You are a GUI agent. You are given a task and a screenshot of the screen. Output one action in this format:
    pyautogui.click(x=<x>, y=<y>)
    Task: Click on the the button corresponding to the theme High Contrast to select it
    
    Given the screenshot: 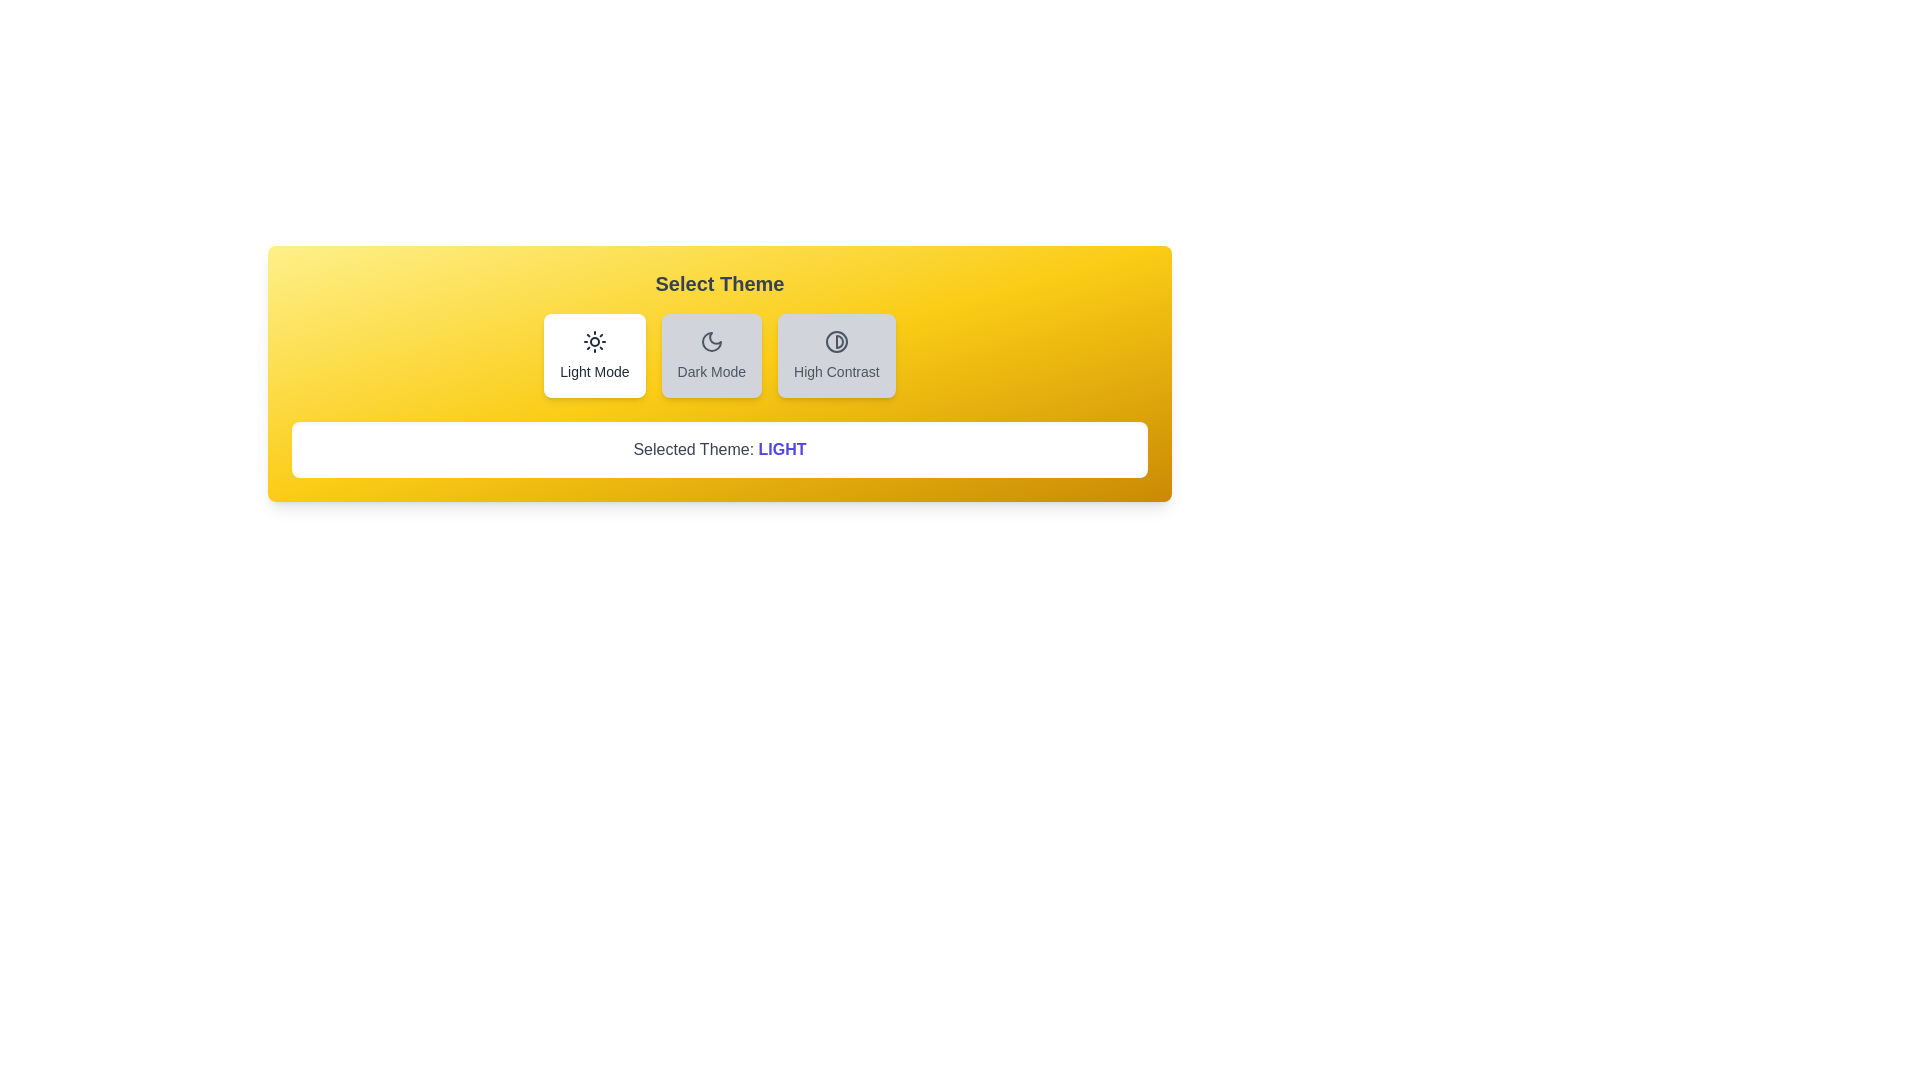 What is the action you would take?
    pyautogui.click(x=836, y=354)
    